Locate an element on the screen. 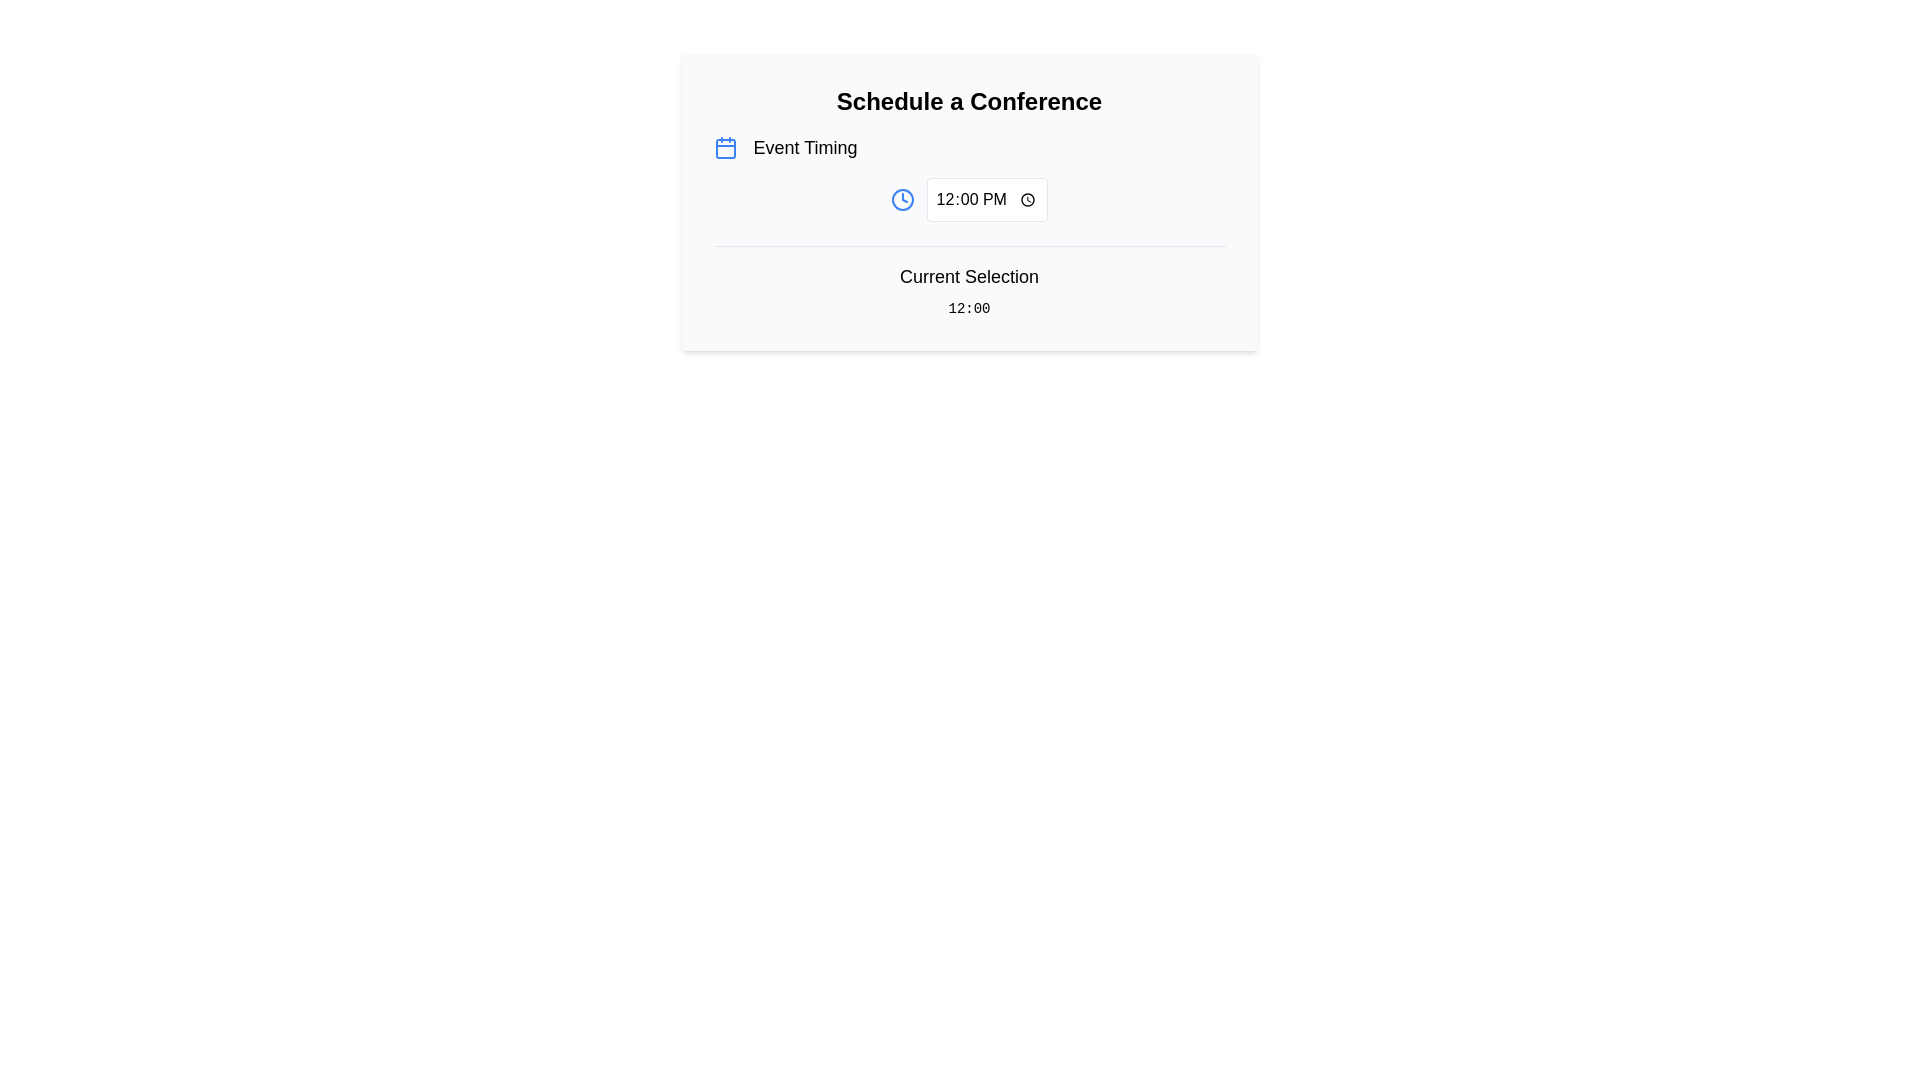 Image resolution: width=1920 pixels, height=1080 pixels. the Time Input Field located in the 'Event Timing' section is located at coordinates (987, 200).